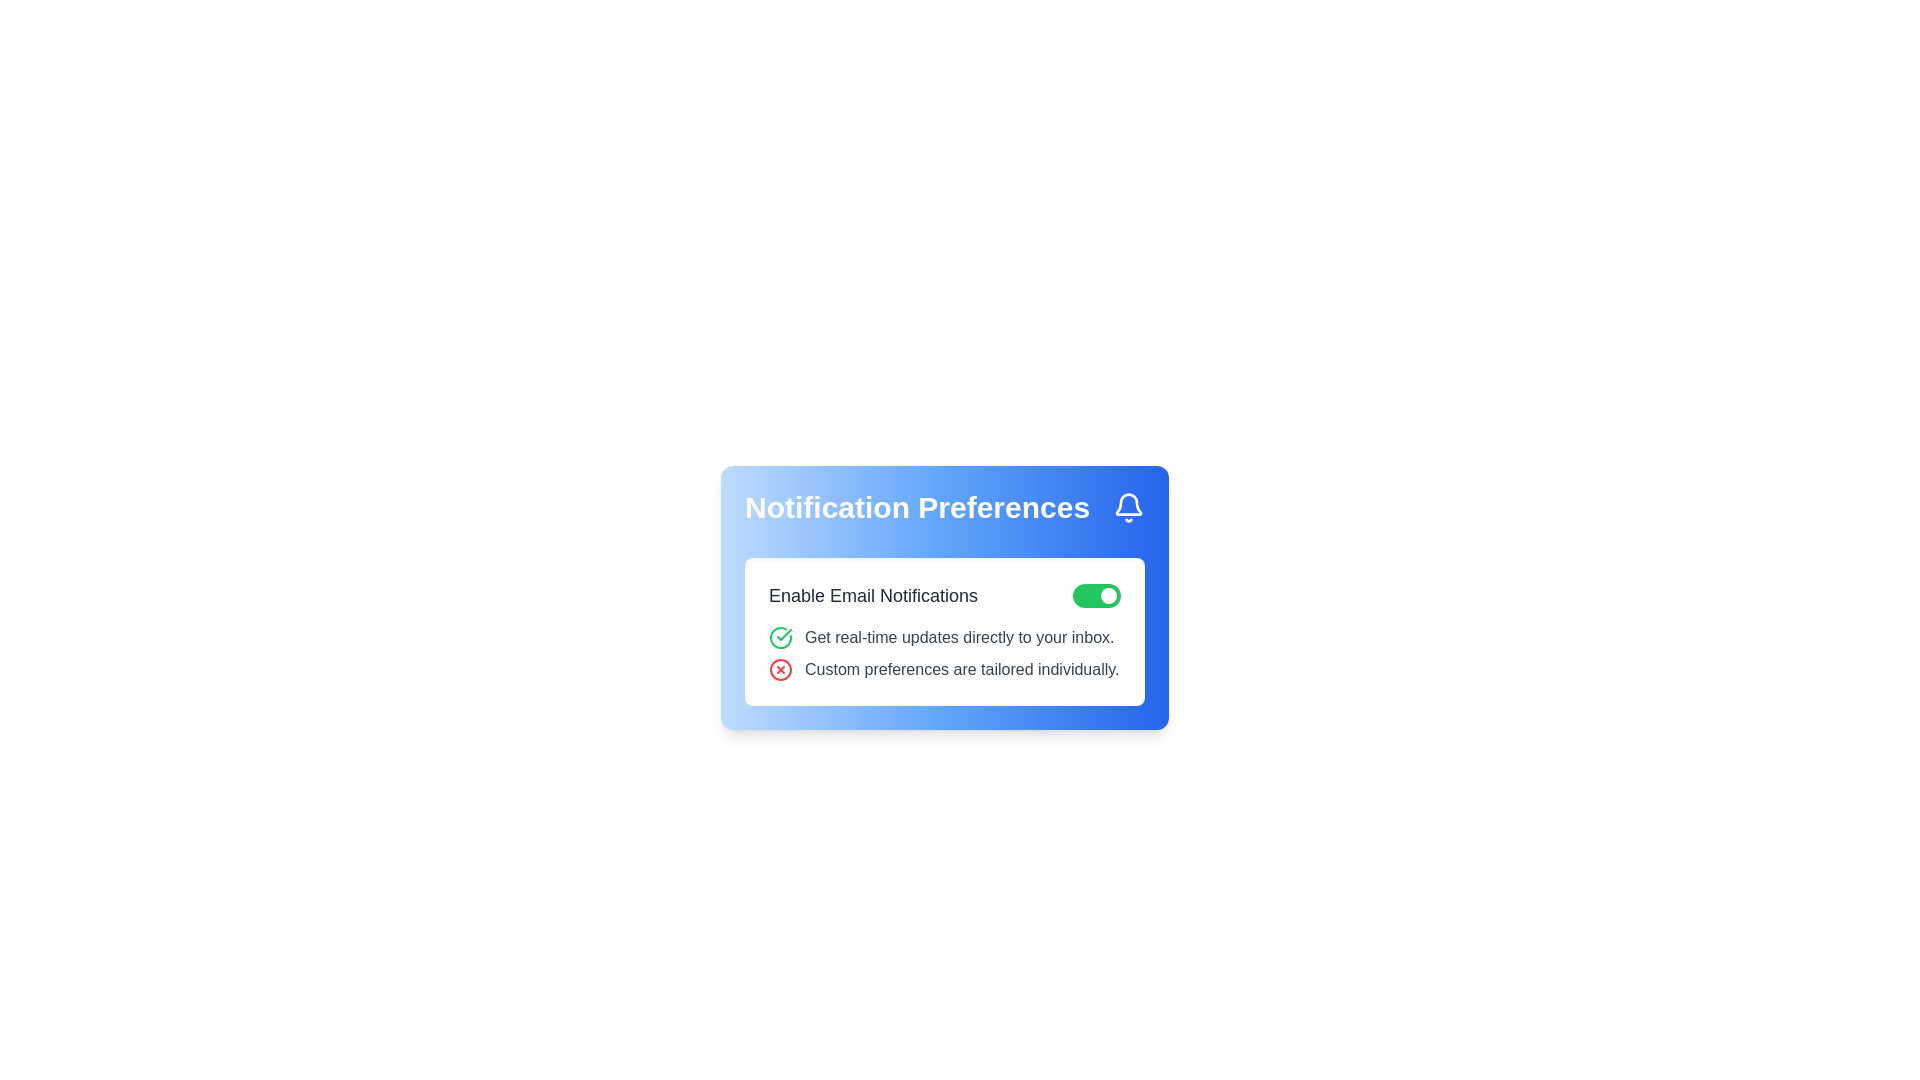 The width and height of the screenshot is (1920, 1080). I want to click on the informational text regarding user customization preferences located in the 'Notification Preferences' section, positioned below the statement 'Get real-time updates directly, so click(944, 670).